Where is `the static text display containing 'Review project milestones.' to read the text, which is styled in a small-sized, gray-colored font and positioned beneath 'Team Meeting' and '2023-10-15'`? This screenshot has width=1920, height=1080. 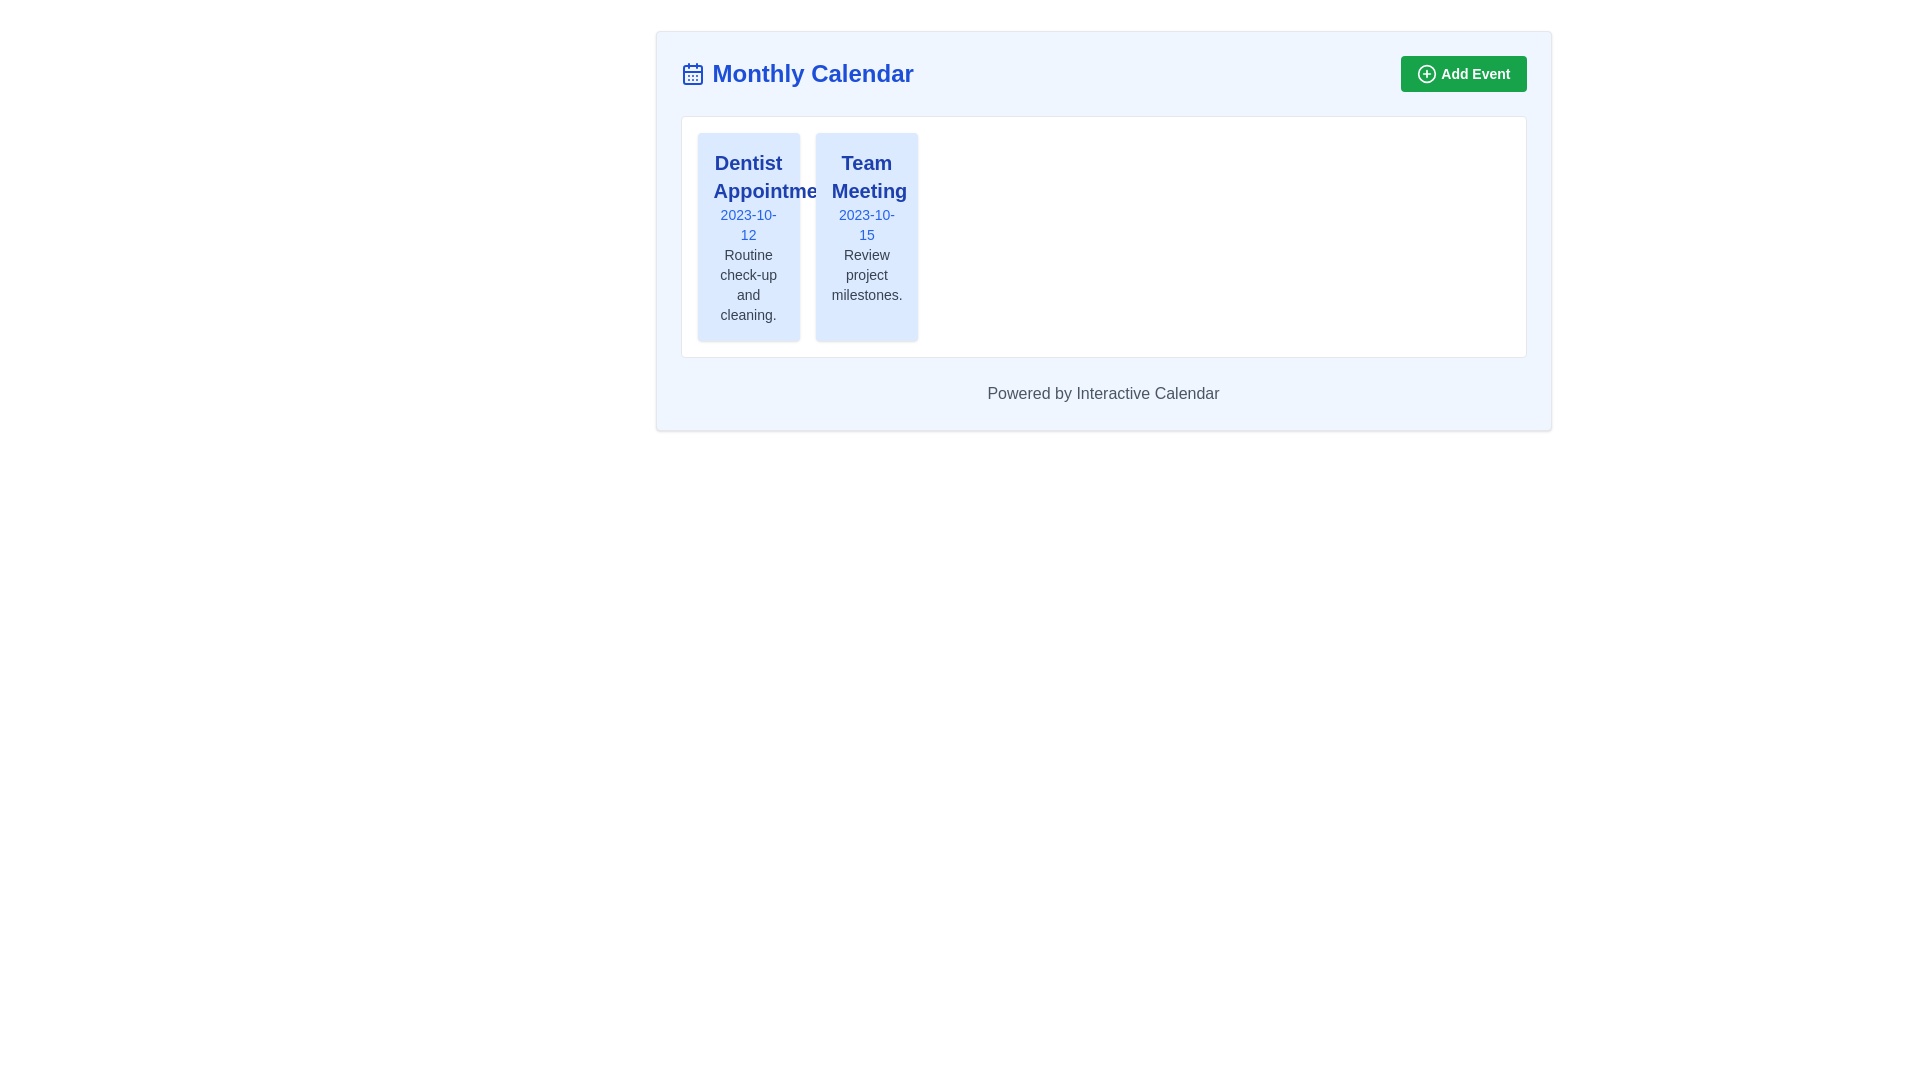 the static text display containing 'Review project milestones.' to read the text, which is styled in a small-sized, gray-colored font and positioned beneath 'Team Meeting' and '2023-10-15' is located at coordinates (866, 274).